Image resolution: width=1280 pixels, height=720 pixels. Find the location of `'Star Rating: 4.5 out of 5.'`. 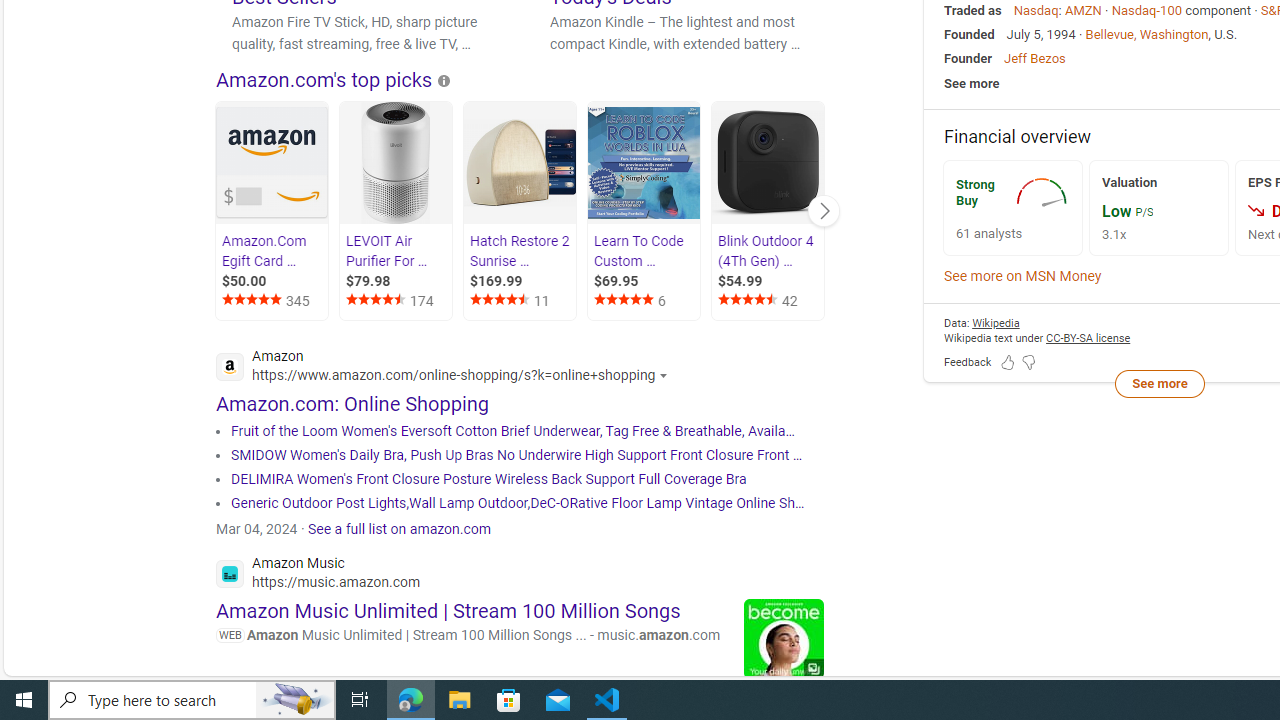

'Star Rating: 4.5 out of 5.' is located at coordinates (749, 302).